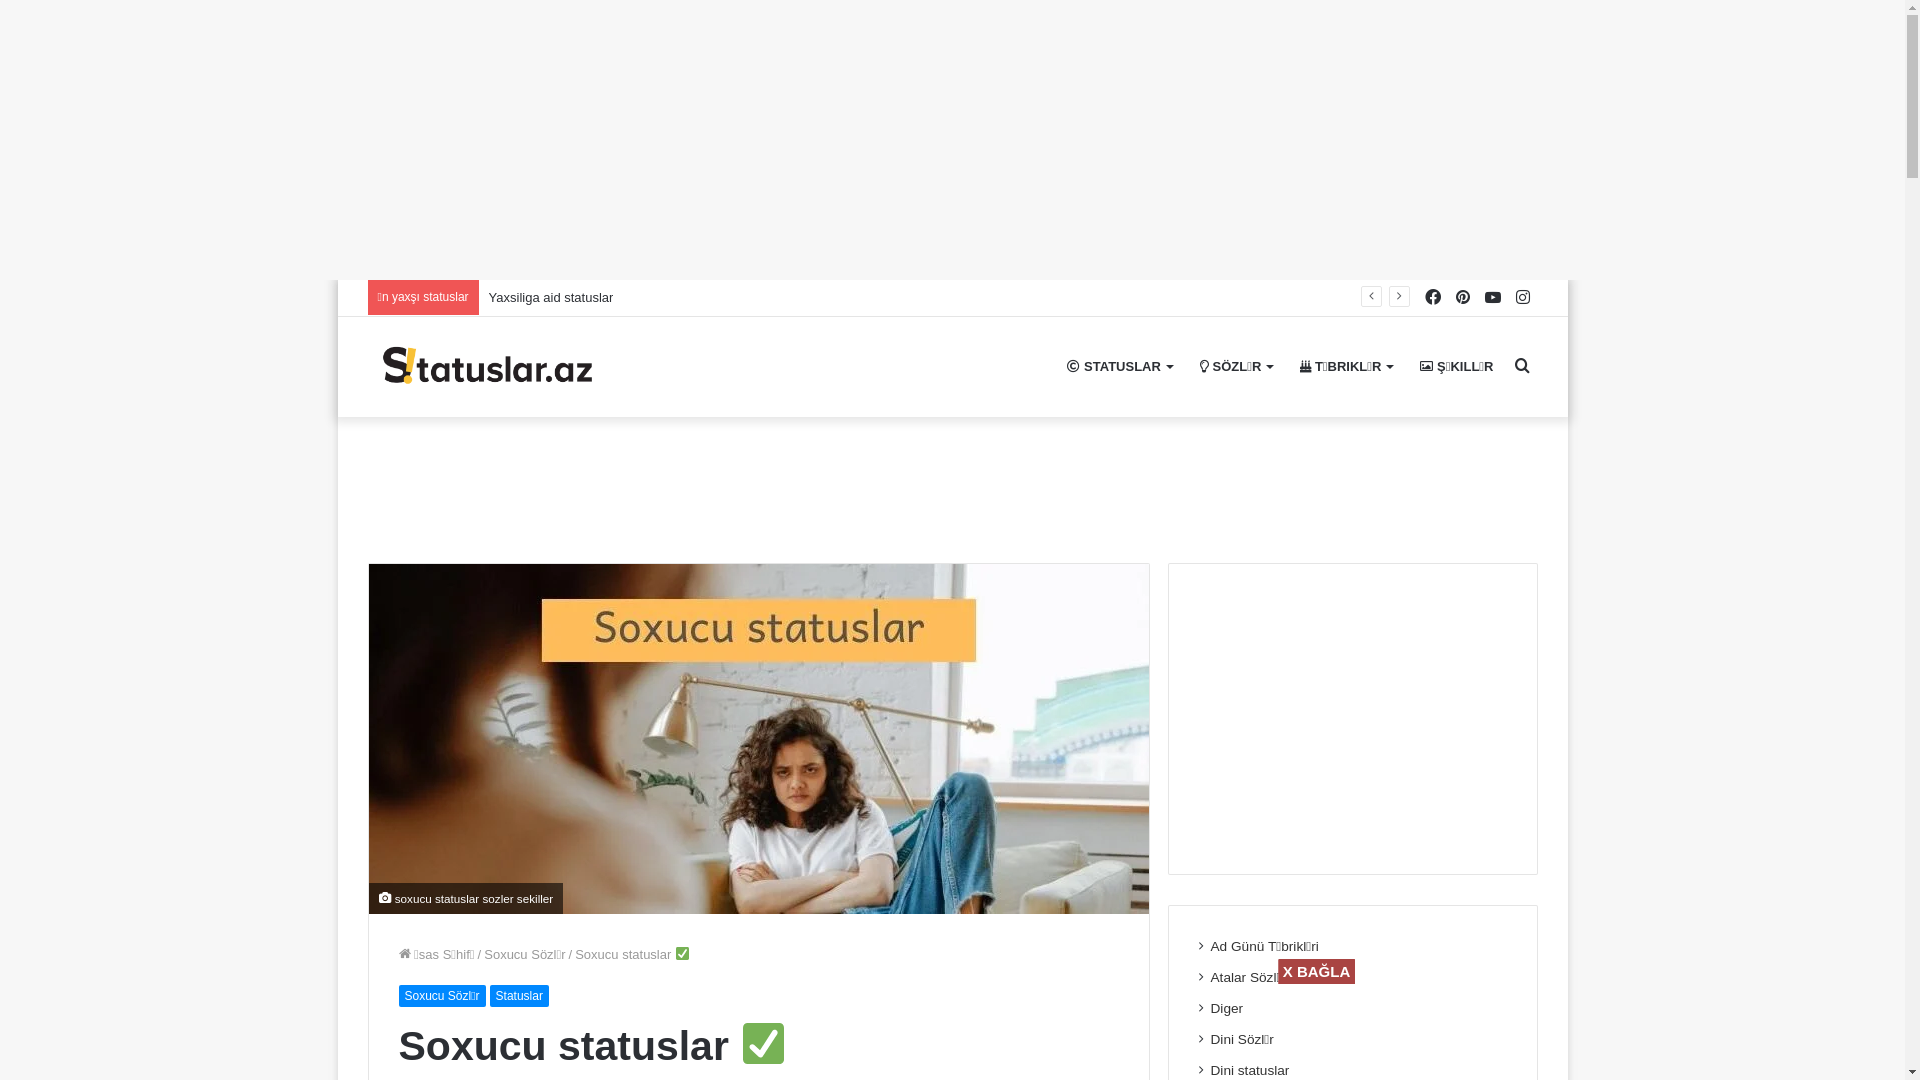 This screenshot has height=1080, width=1920. I want to click on 'Instagram', so click(1521, 297).